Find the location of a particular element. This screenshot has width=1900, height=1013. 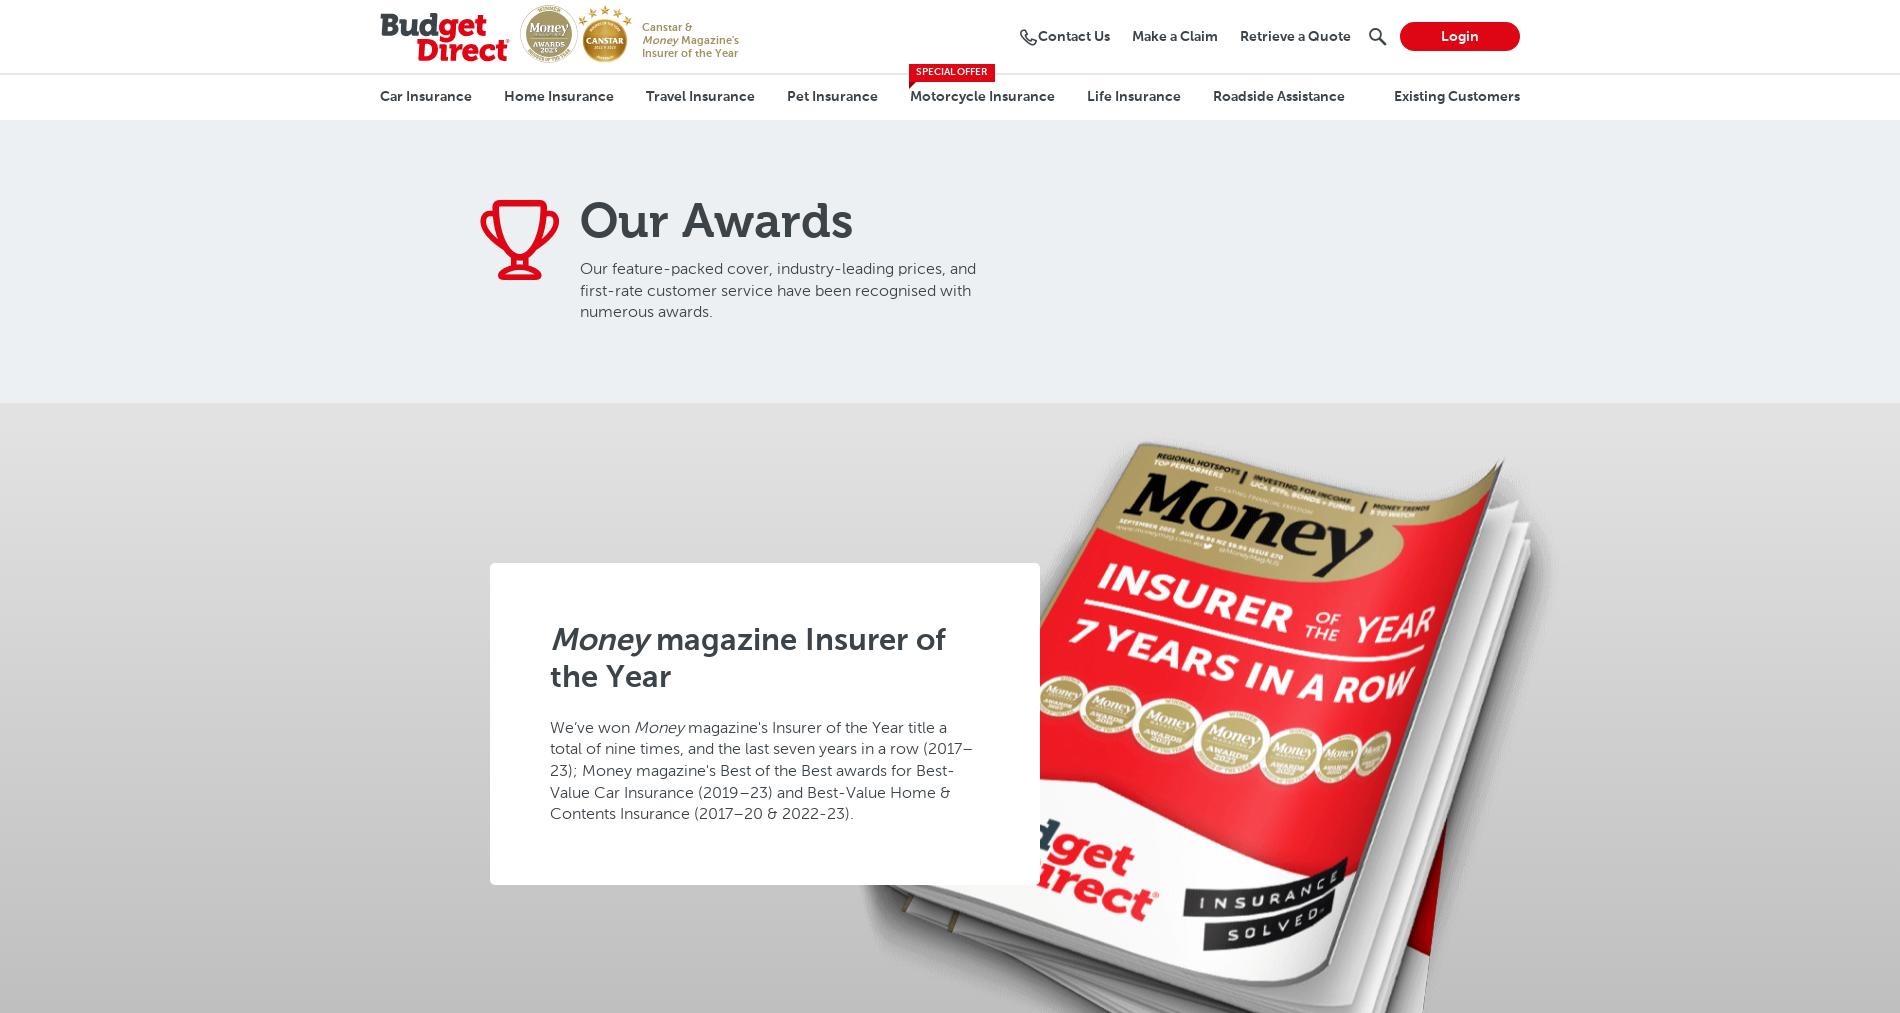

'Retrieve a Quote' is located at coordinates (1294, 35).